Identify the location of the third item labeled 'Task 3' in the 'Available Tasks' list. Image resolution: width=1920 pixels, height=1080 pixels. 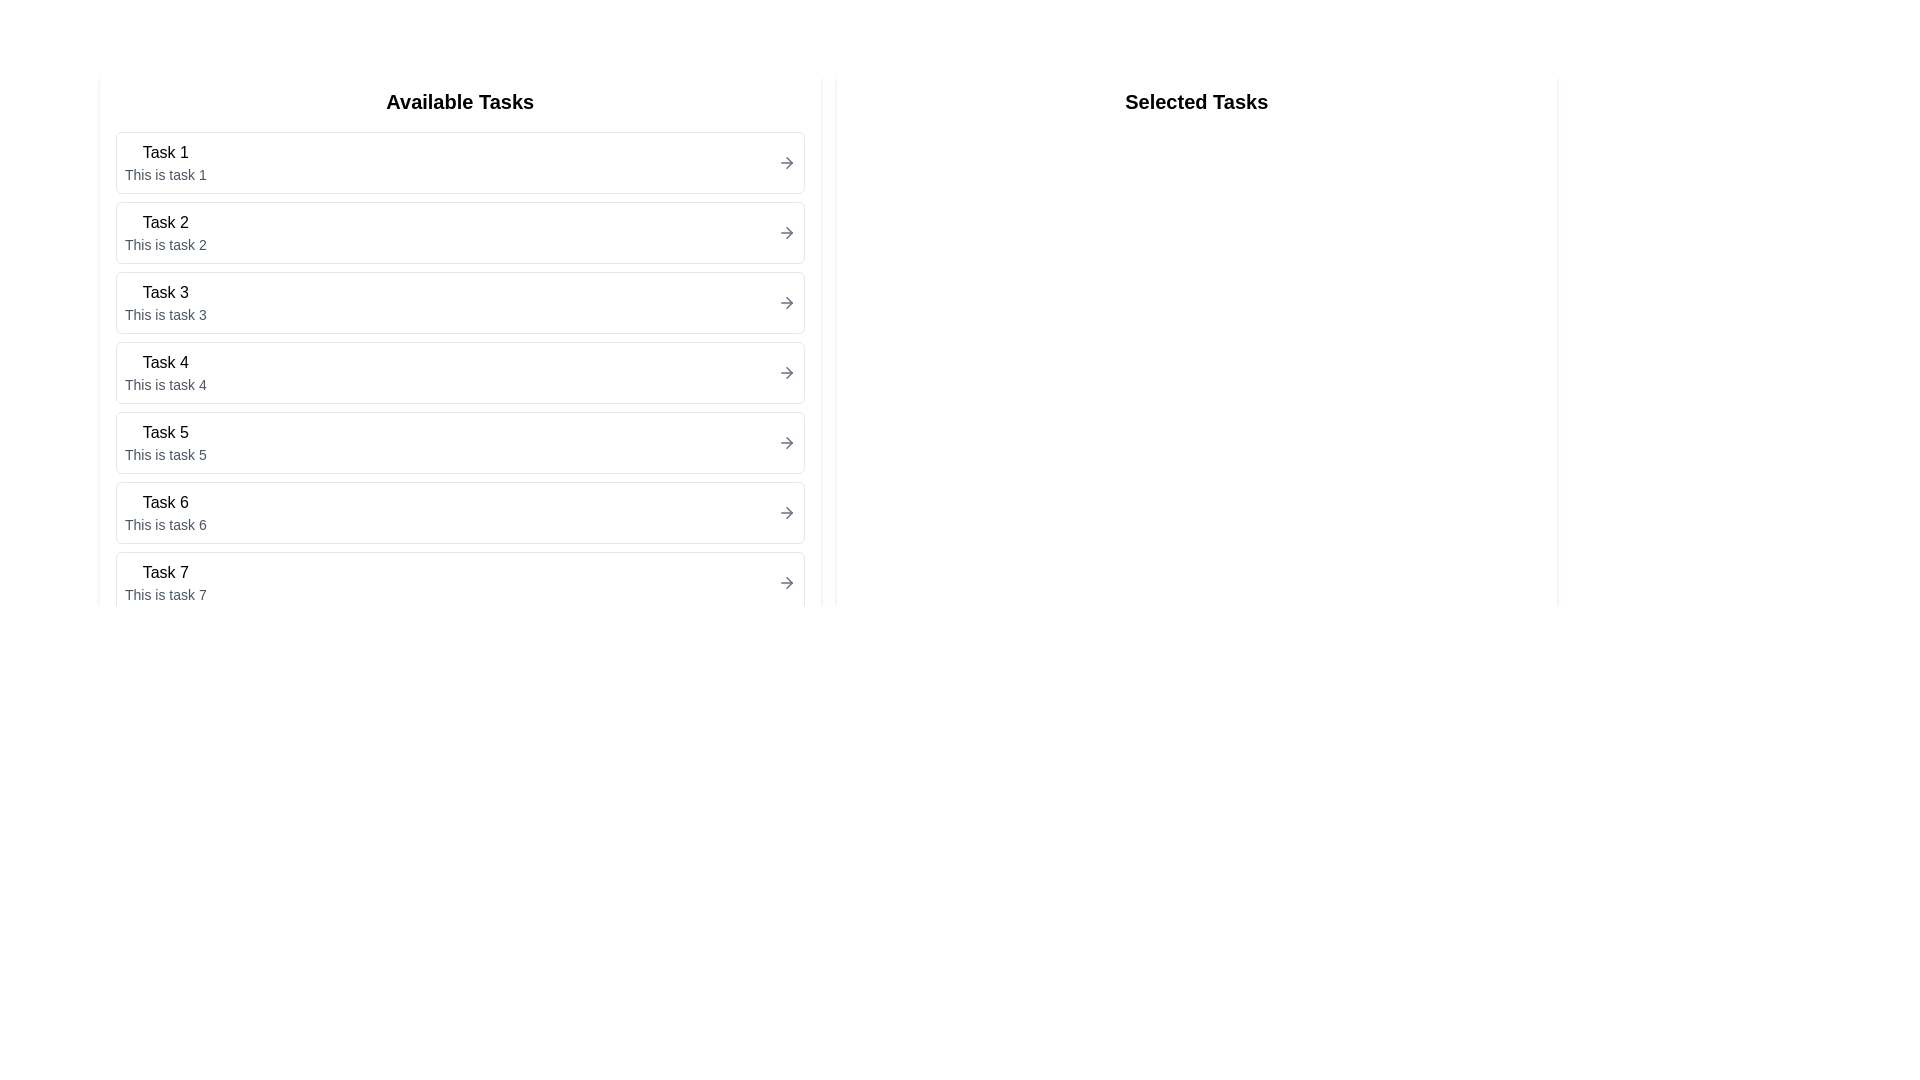
(165, 303).